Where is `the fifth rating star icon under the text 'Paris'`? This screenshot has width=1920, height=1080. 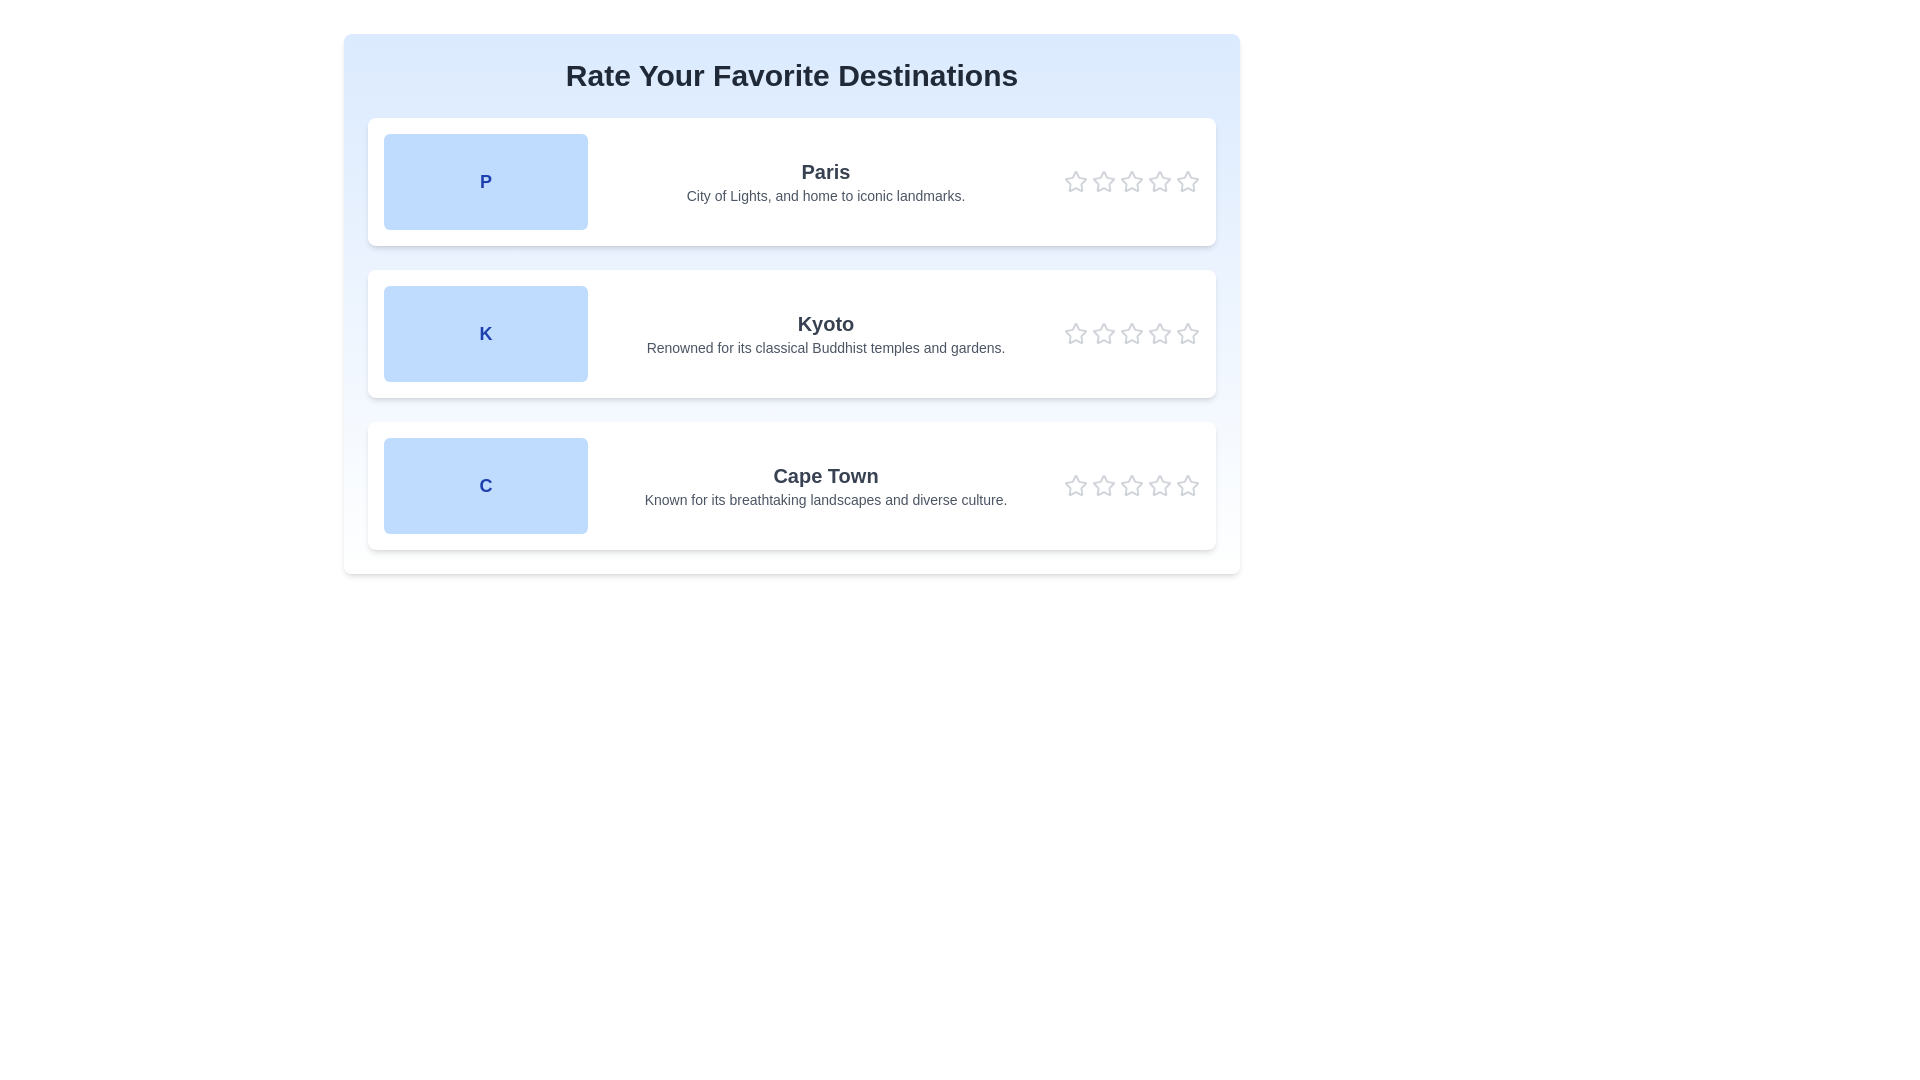
the fifth rating star icon under the text 'Paris' is located at coordinates (1188, 181).